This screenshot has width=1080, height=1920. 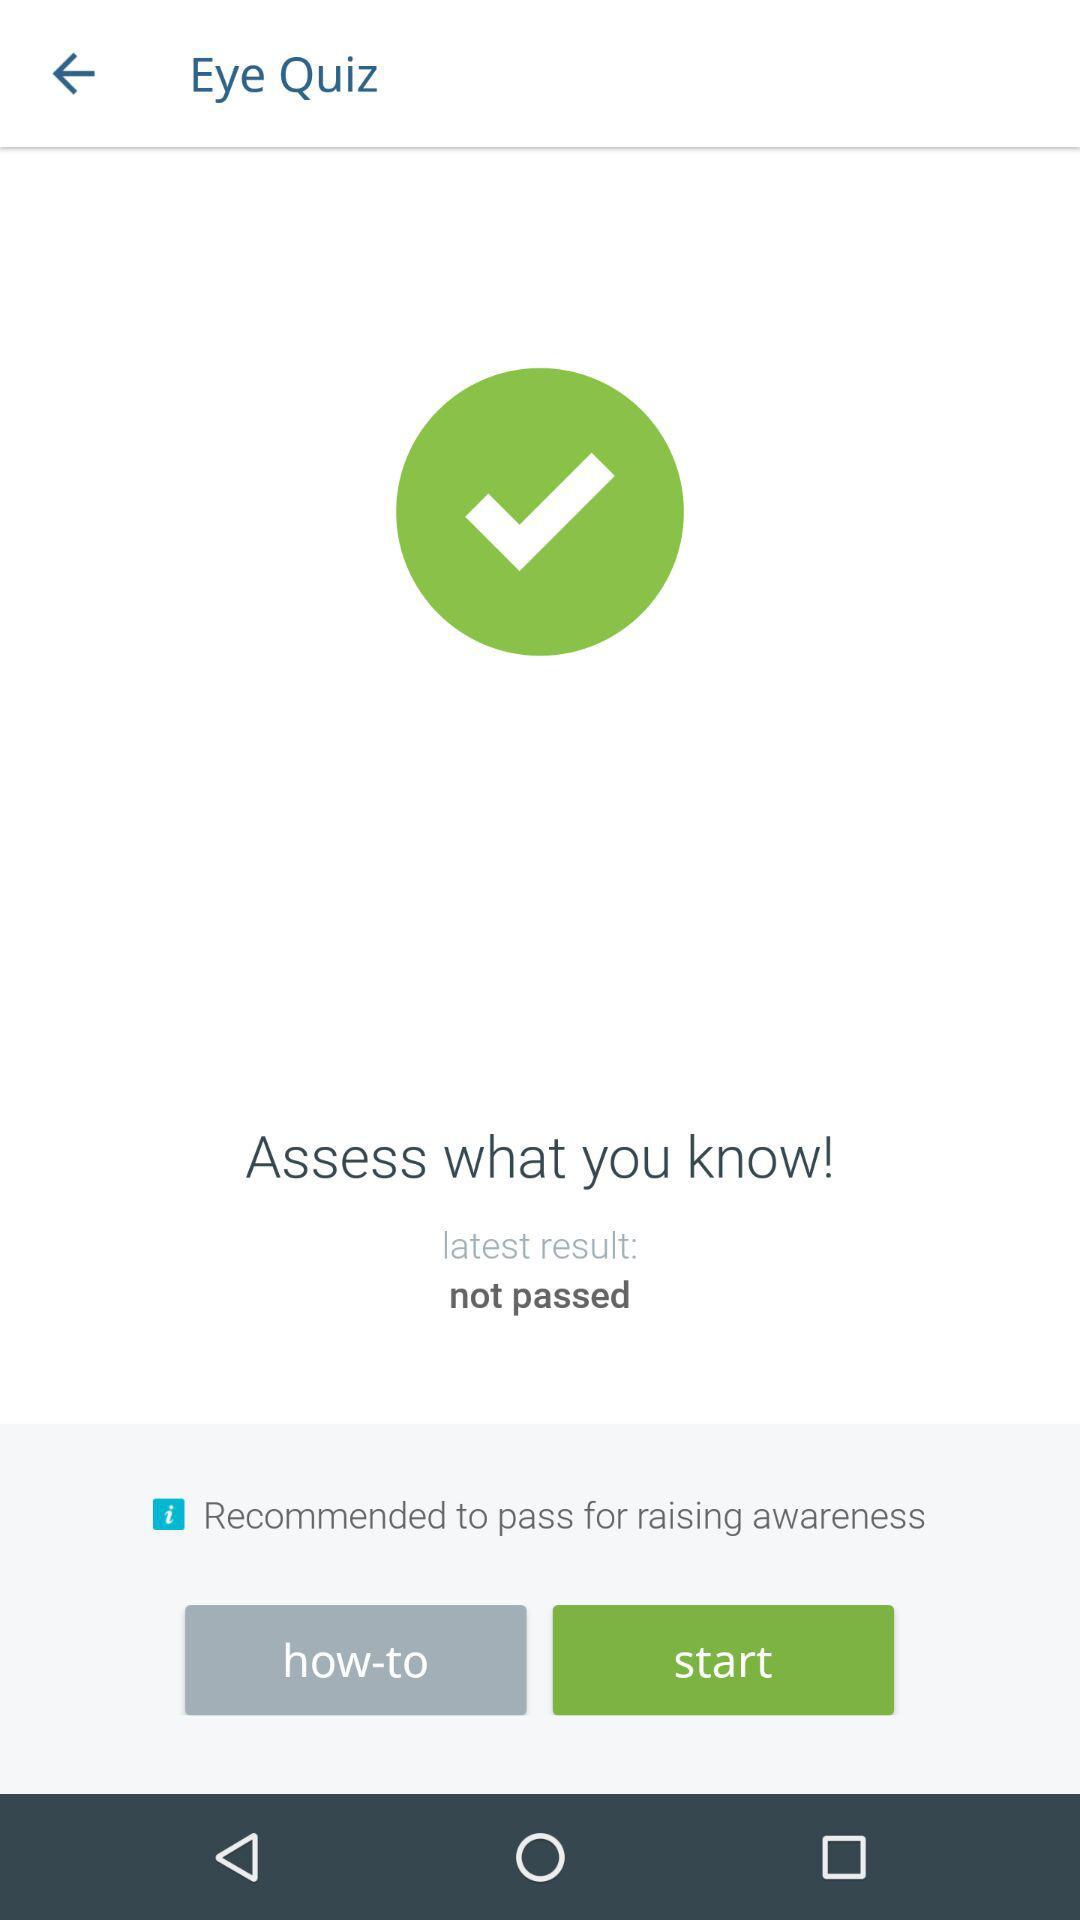 I want to click on the how-to, so click(x=354, y=1660).